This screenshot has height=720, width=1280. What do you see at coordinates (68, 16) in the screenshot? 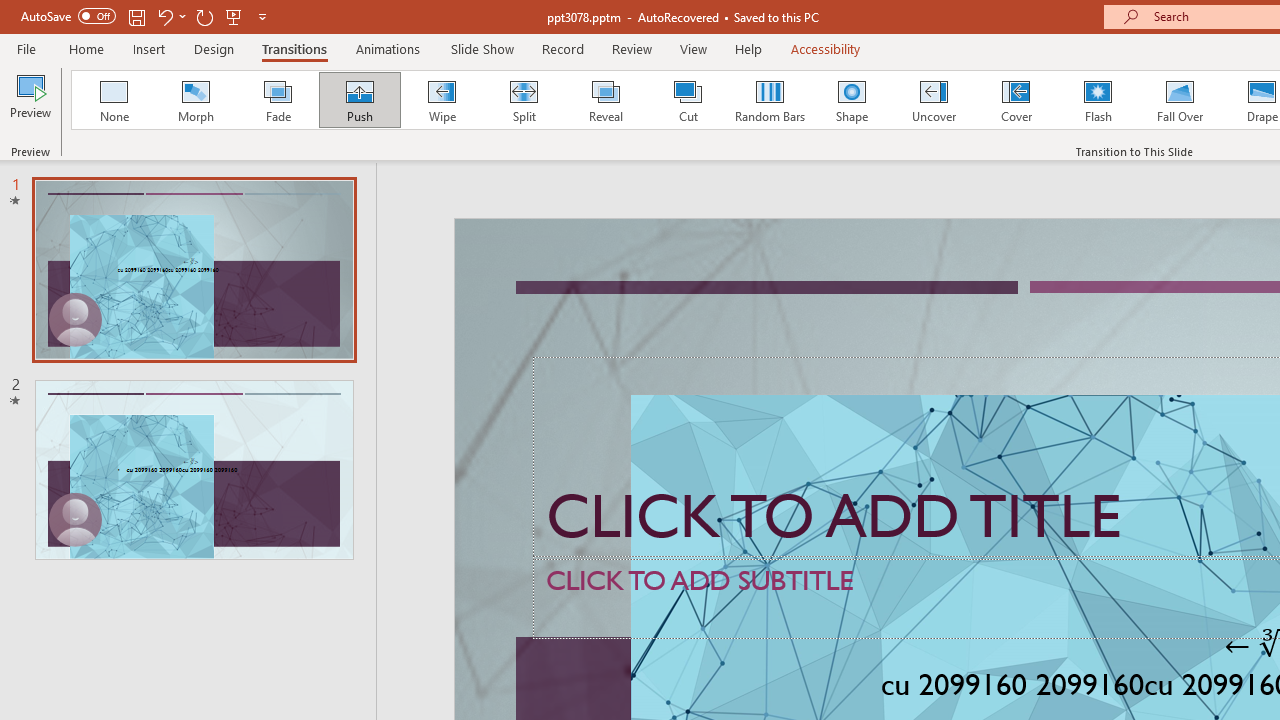
I see `'AutoSave'` at bounding box center [68, 16].